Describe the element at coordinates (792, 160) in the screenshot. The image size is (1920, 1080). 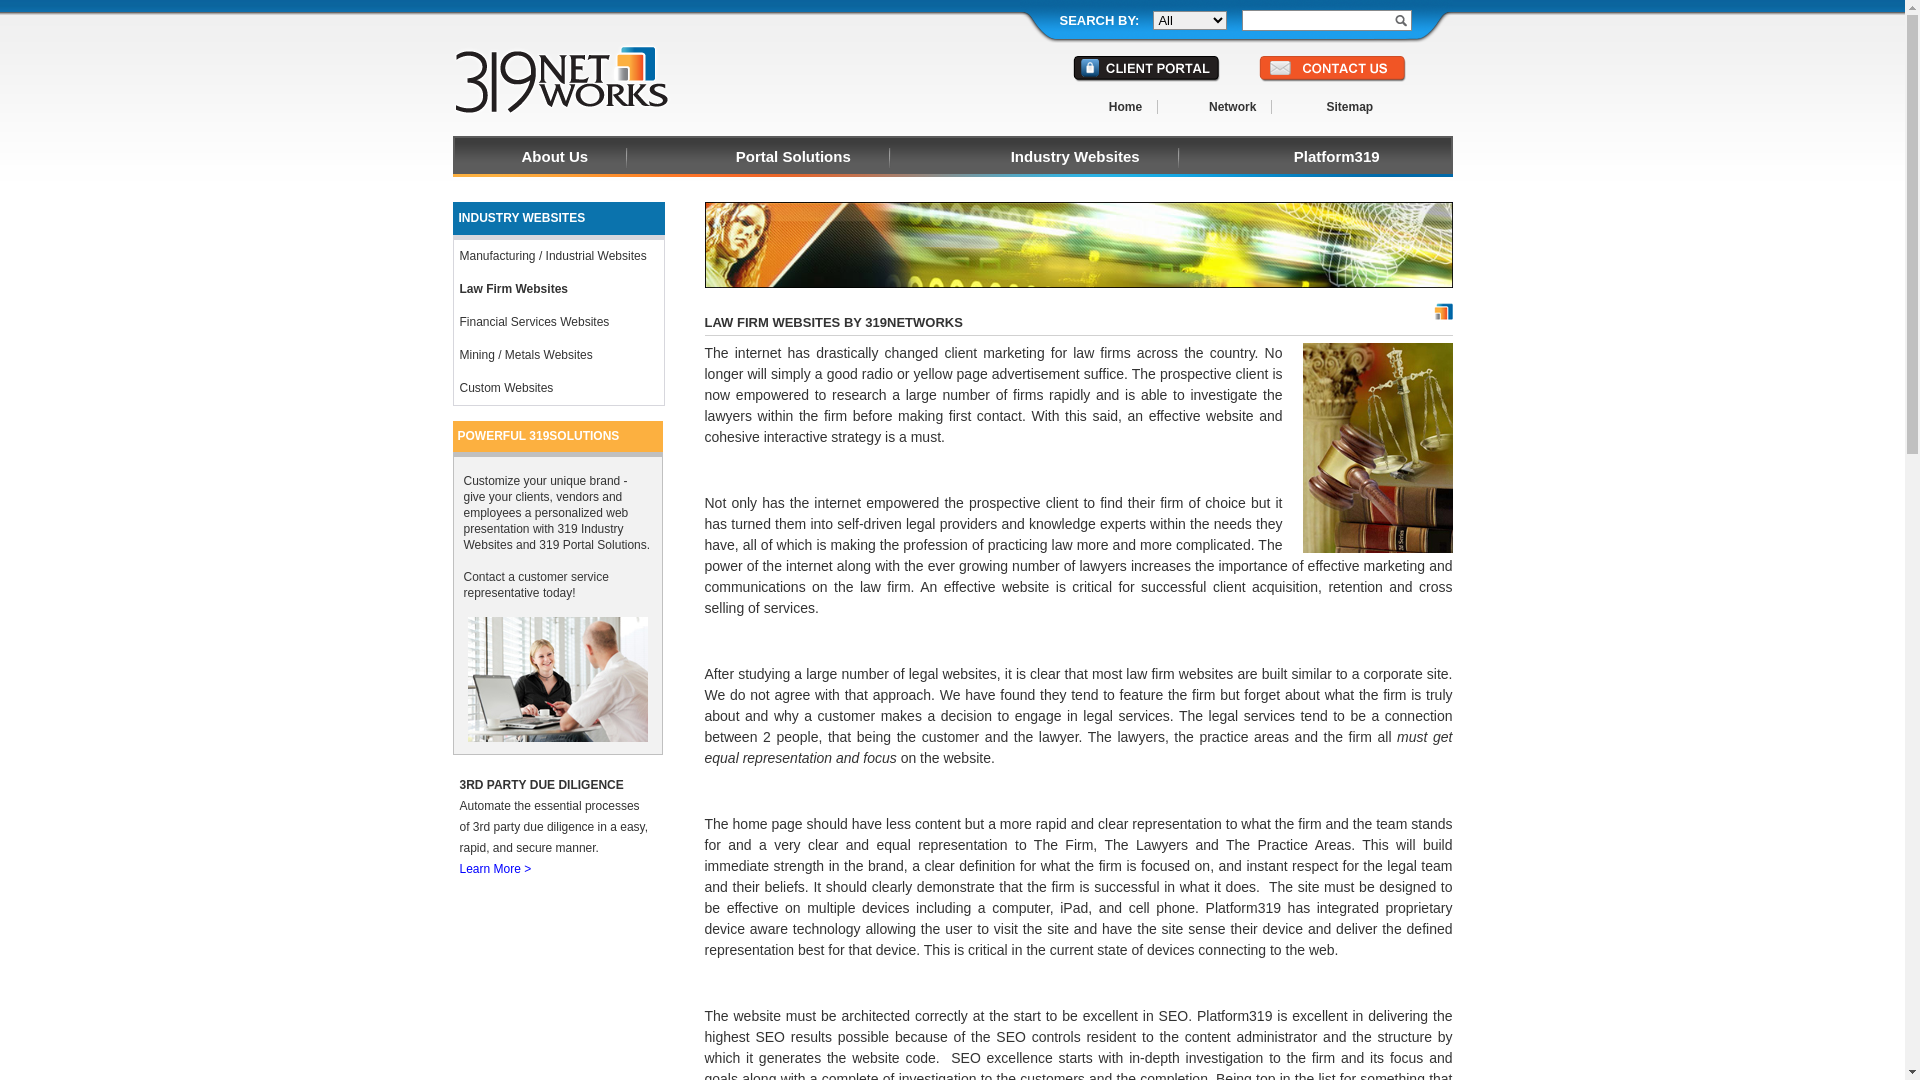
I see `'Portal Solutions'` at that location.